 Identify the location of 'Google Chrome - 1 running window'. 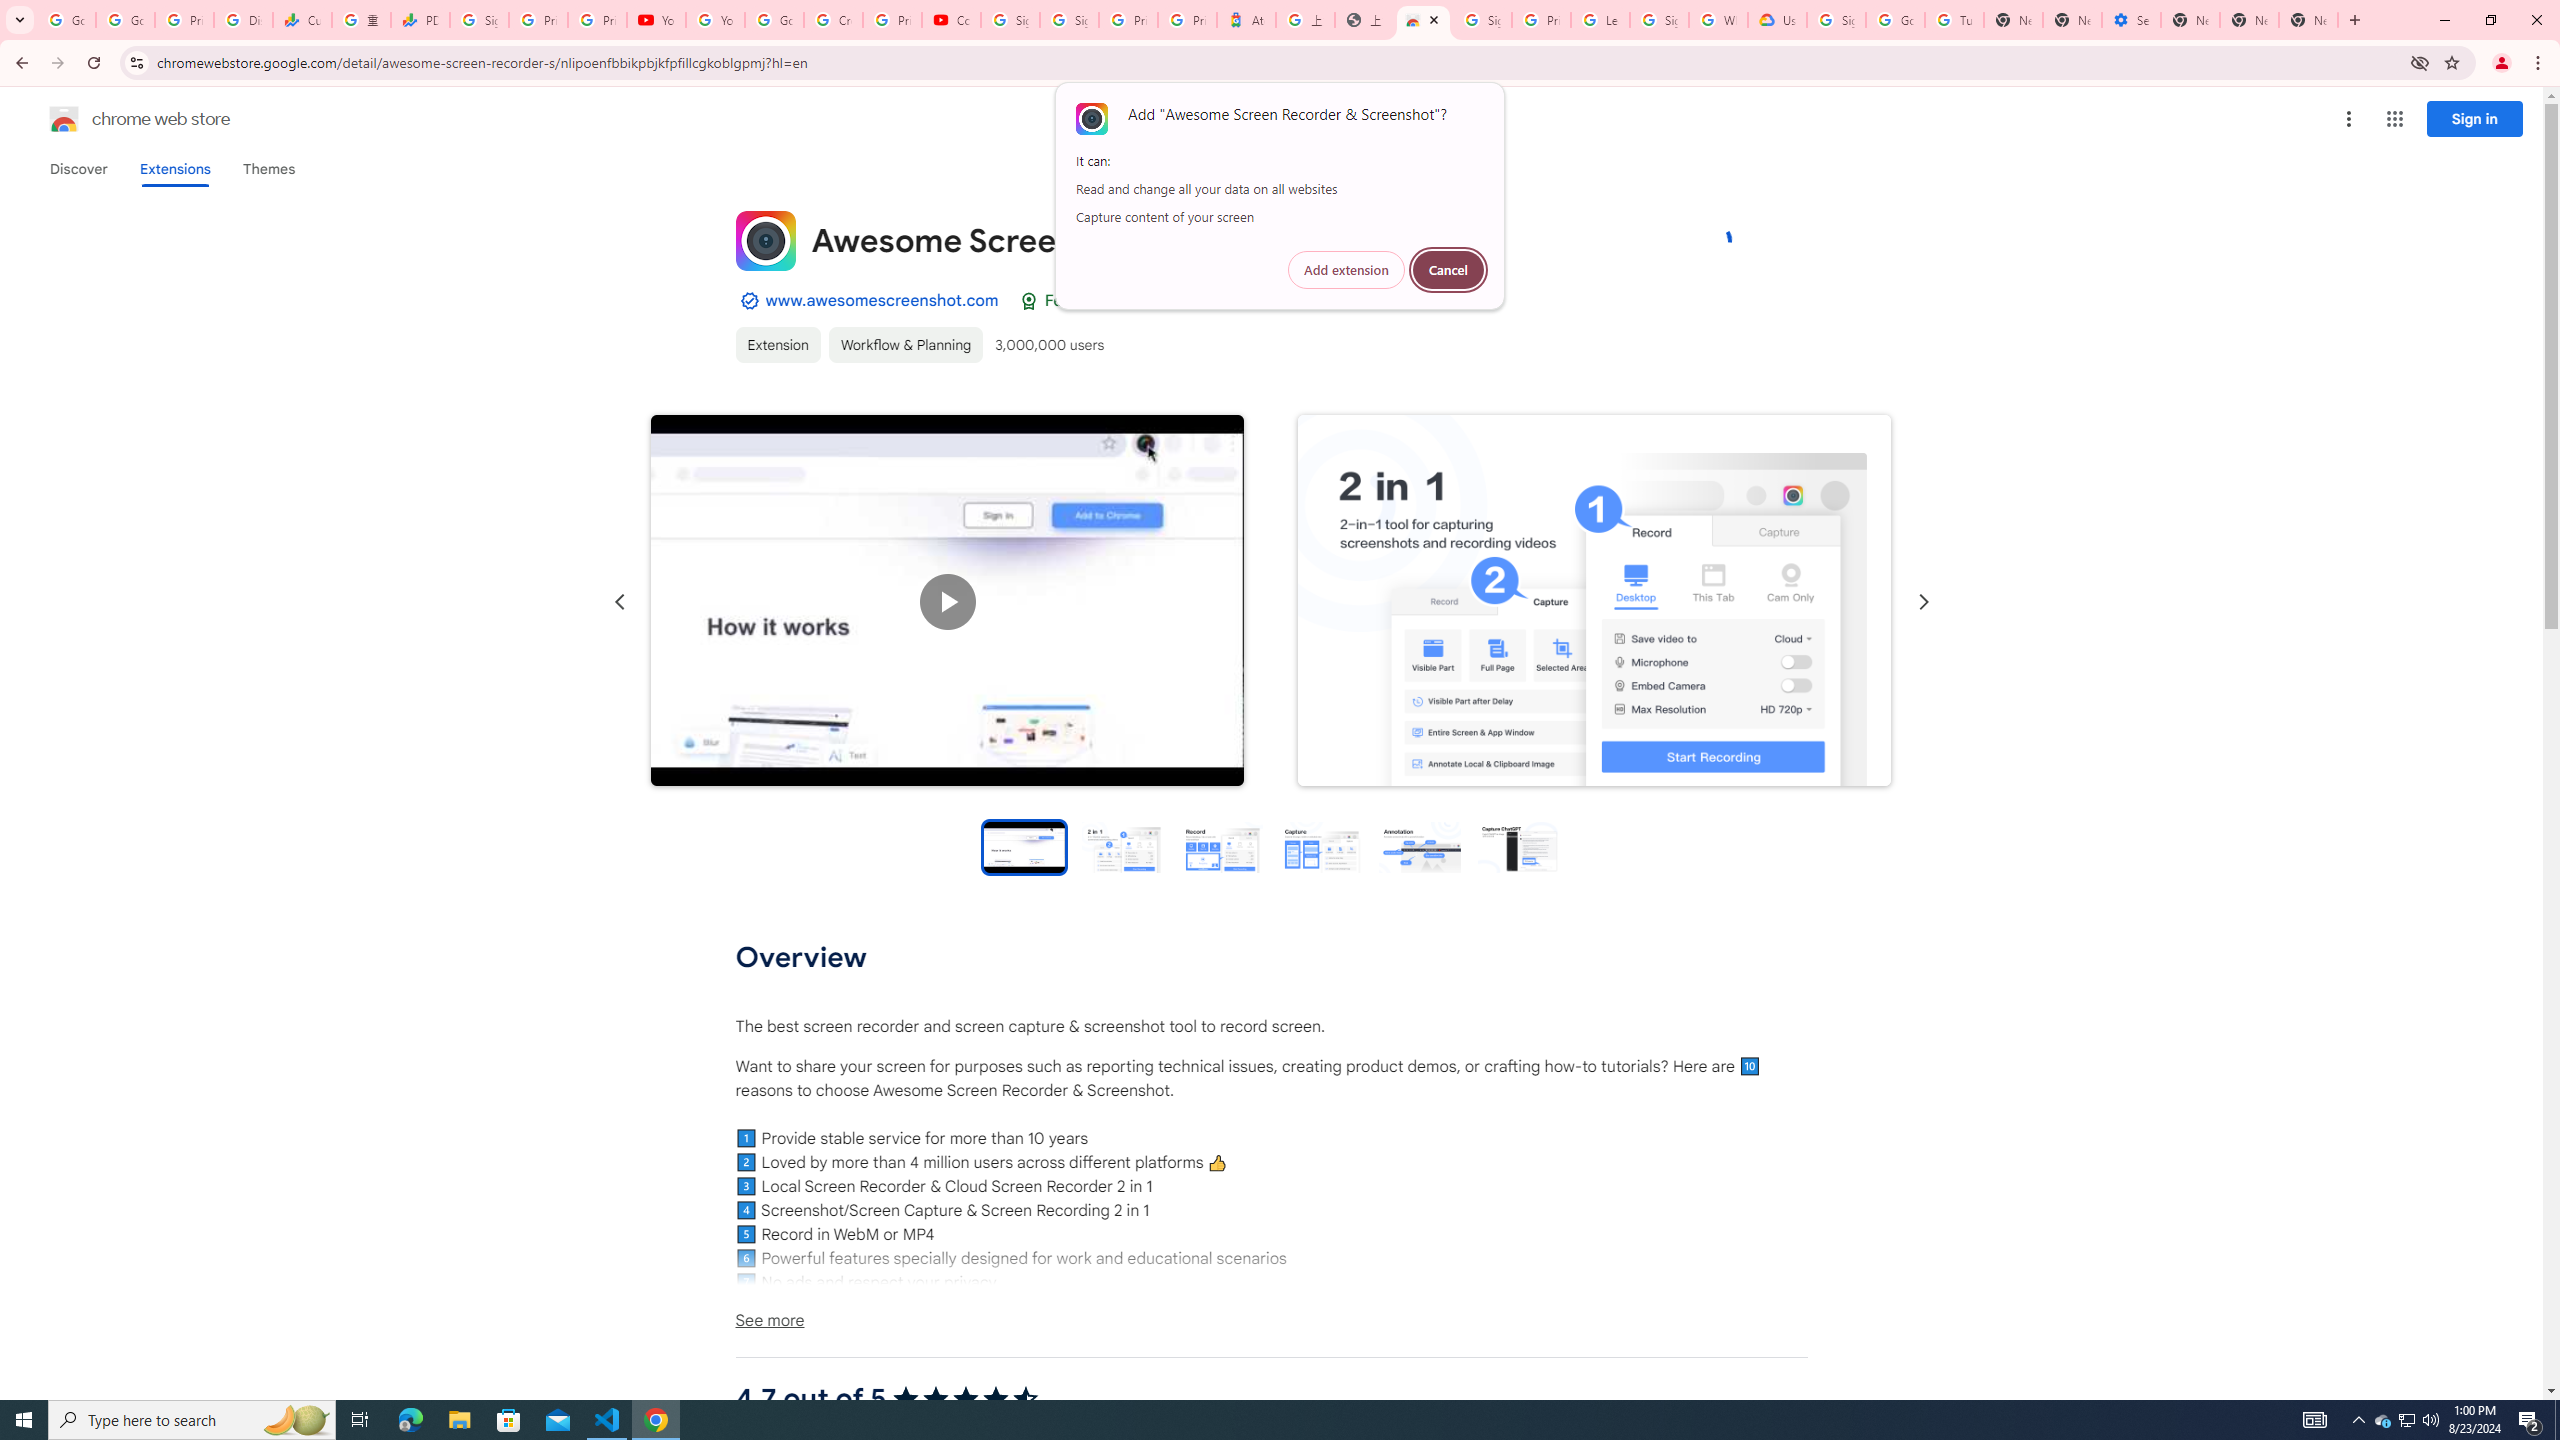
(656, 1418).